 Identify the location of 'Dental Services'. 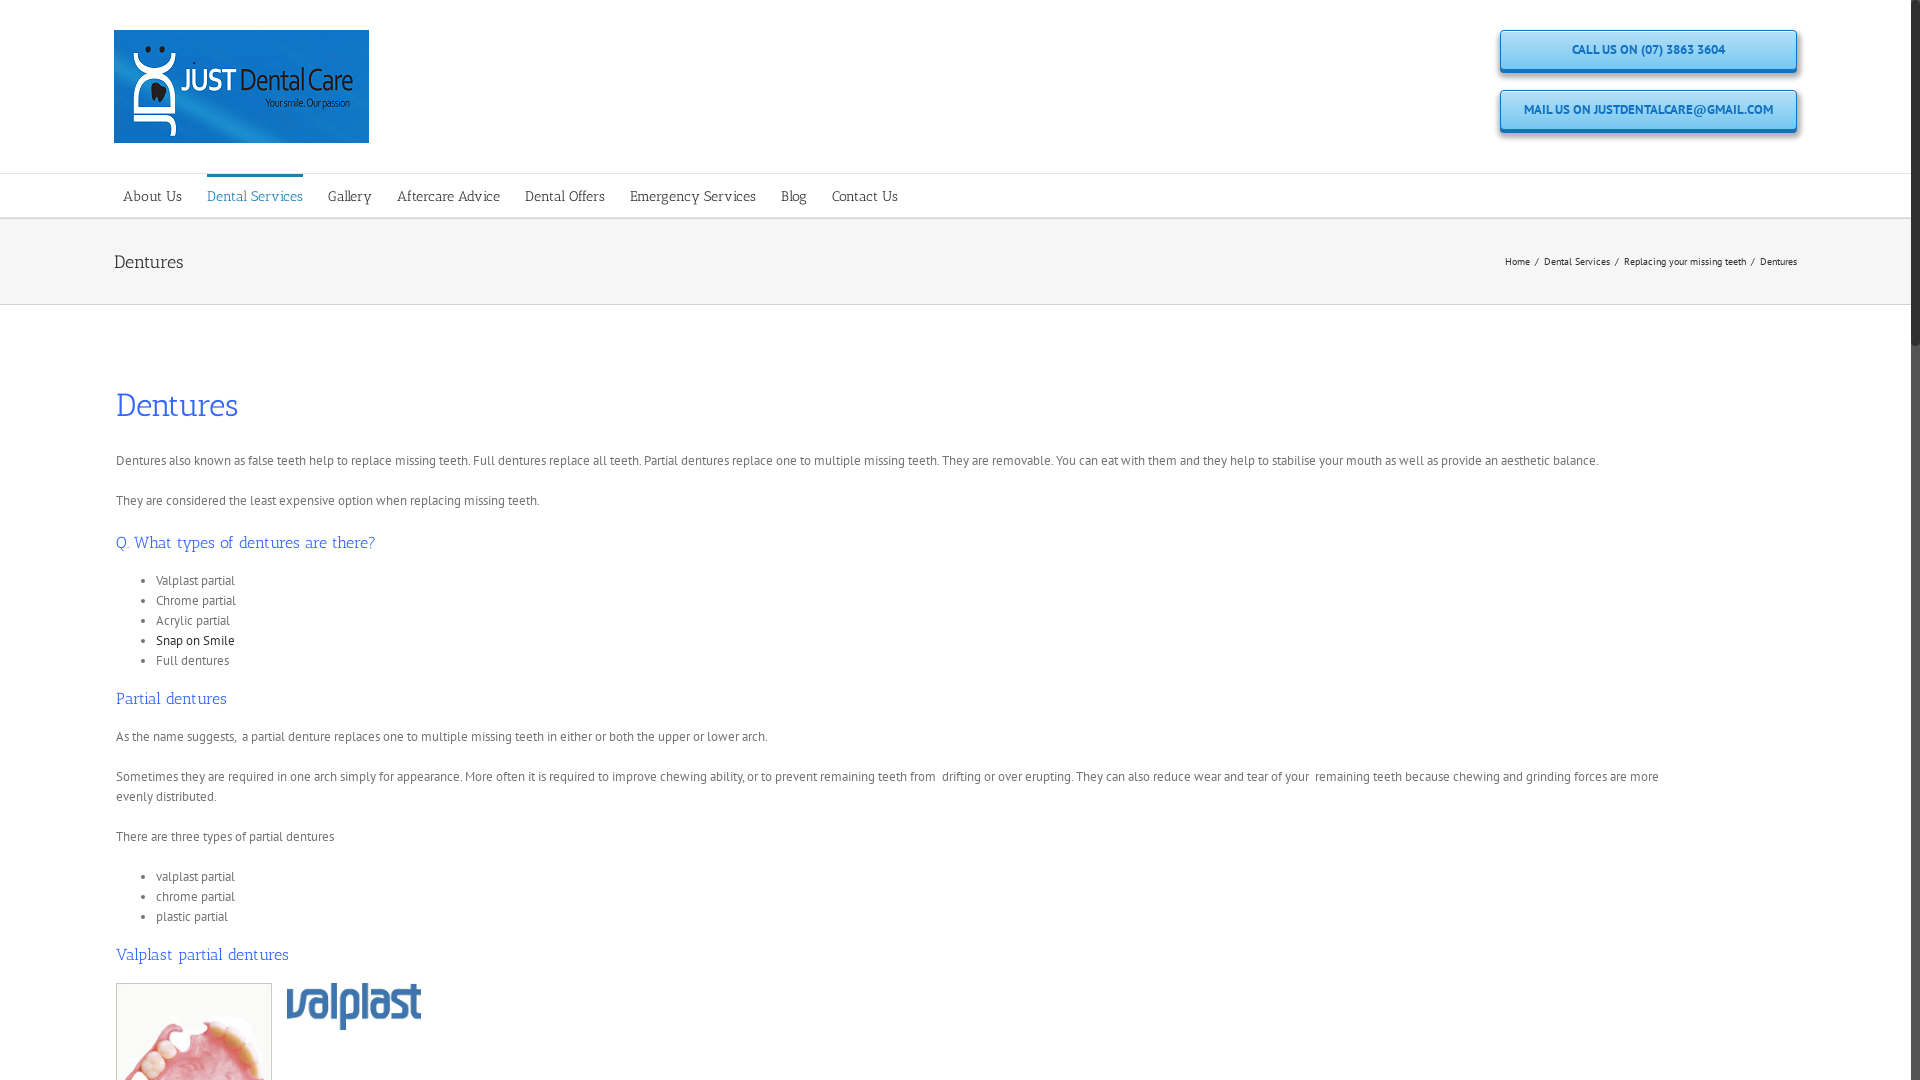
(1576, 259).